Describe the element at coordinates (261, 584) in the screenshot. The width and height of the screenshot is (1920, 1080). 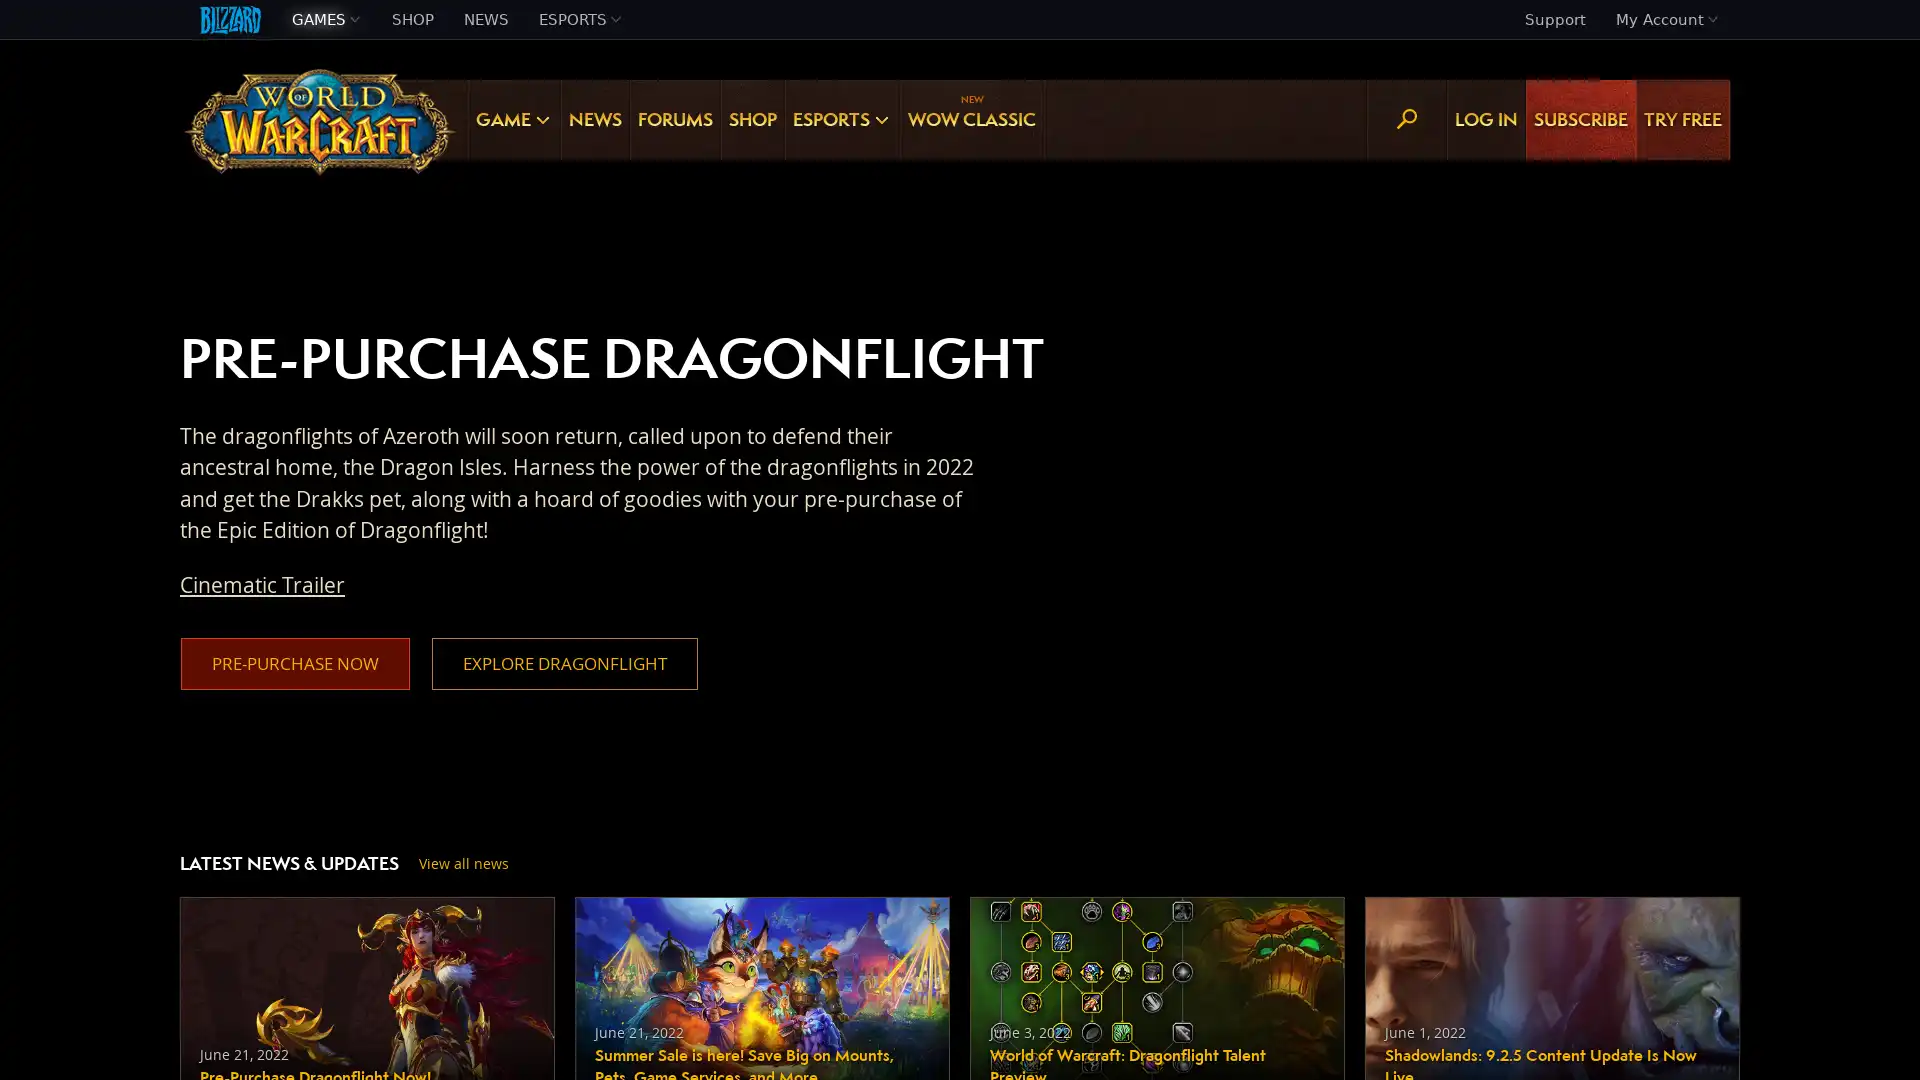
I see `Cinematic Trailer` at that location.